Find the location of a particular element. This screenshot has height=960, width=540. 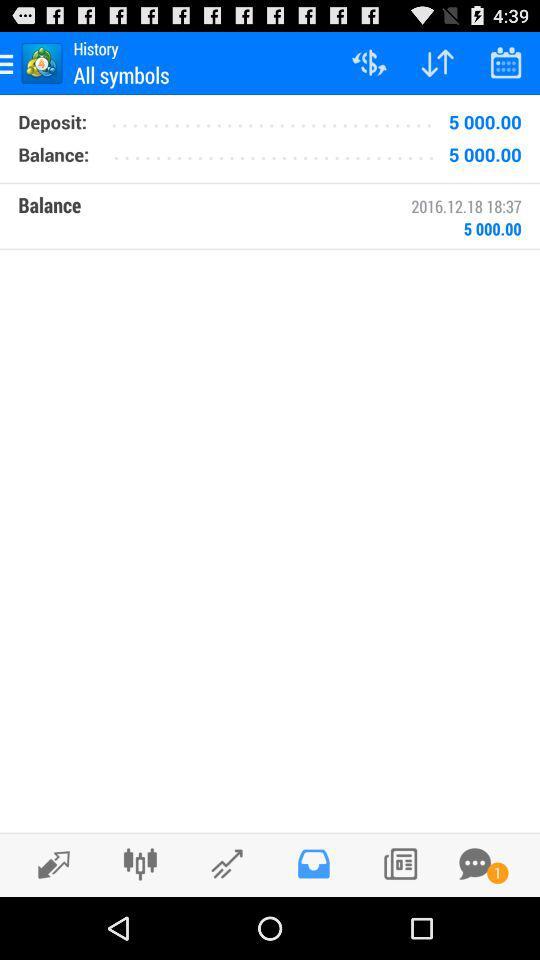

listing is located at coordinates (400, 863).